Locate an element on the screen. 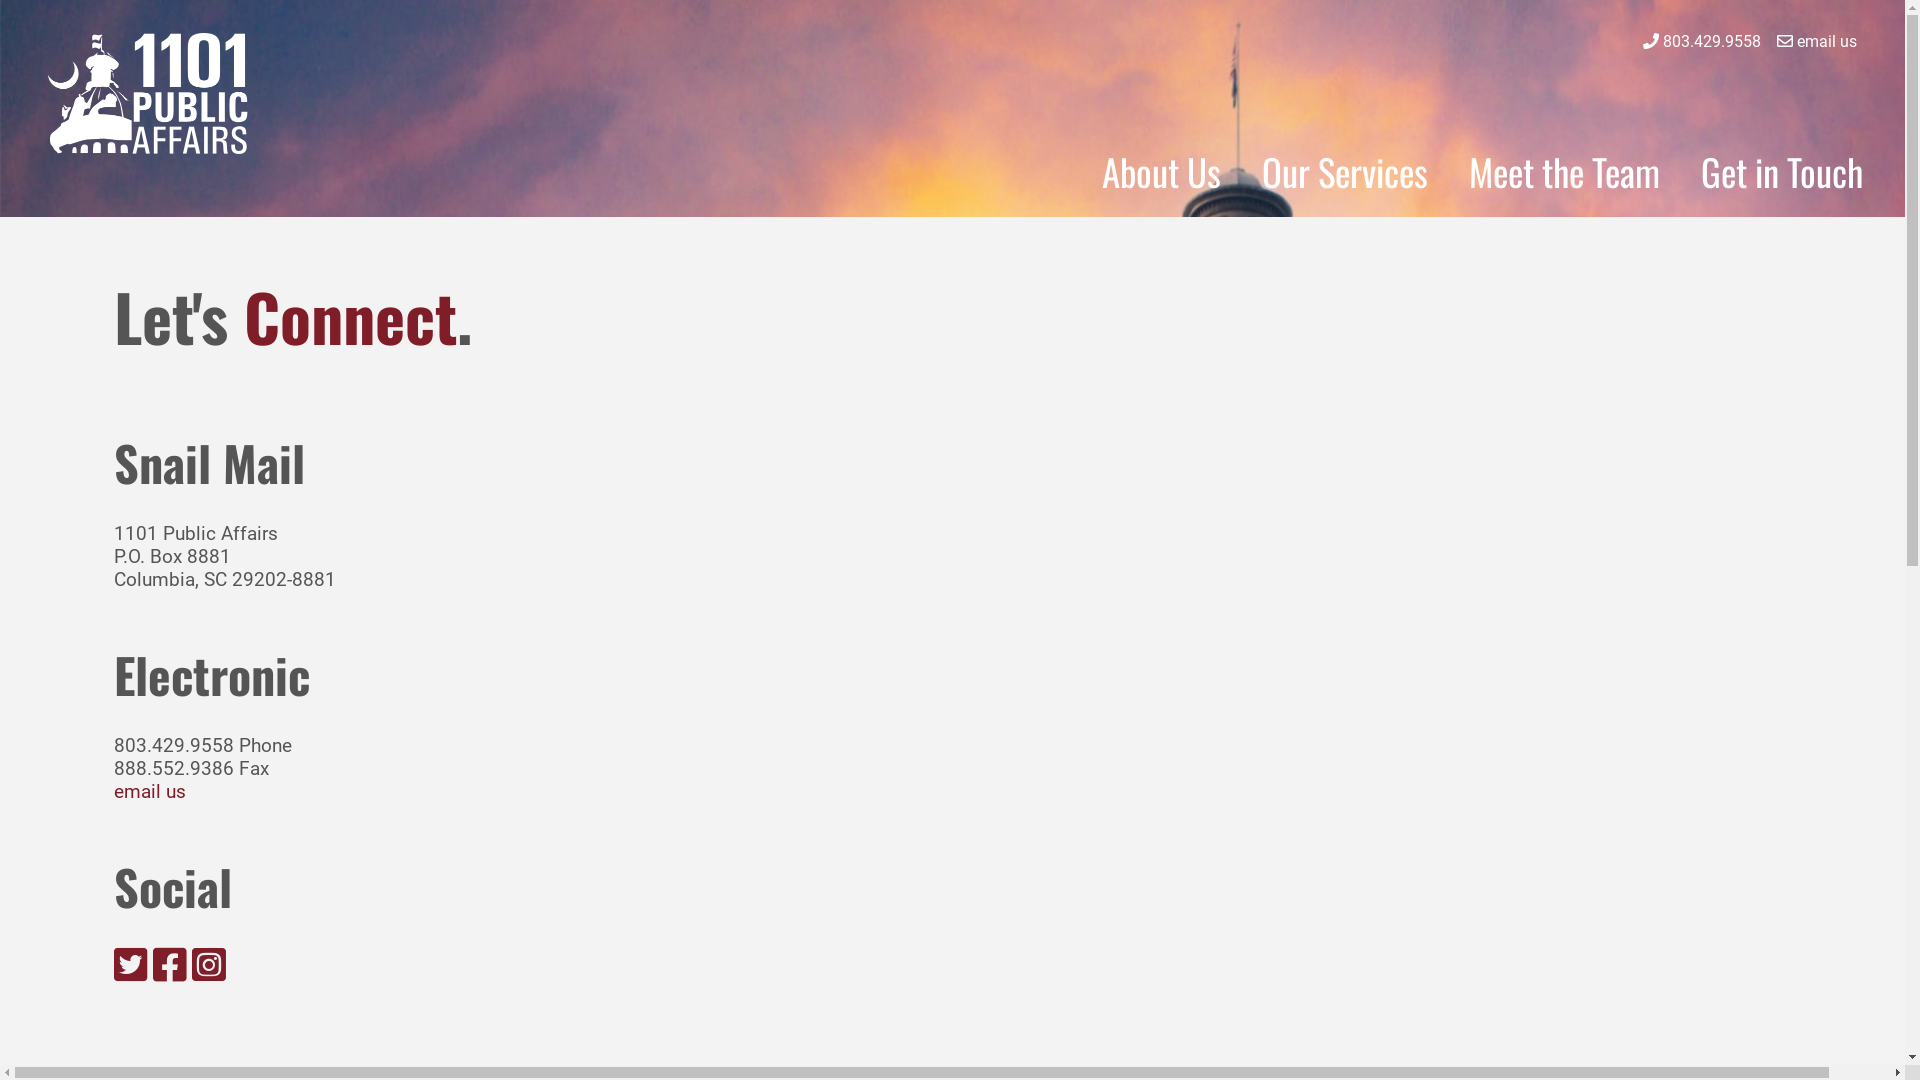 This screenshot has width=1920, height=1080. 'Get in Touch' is located at coordinates (1781, 170).